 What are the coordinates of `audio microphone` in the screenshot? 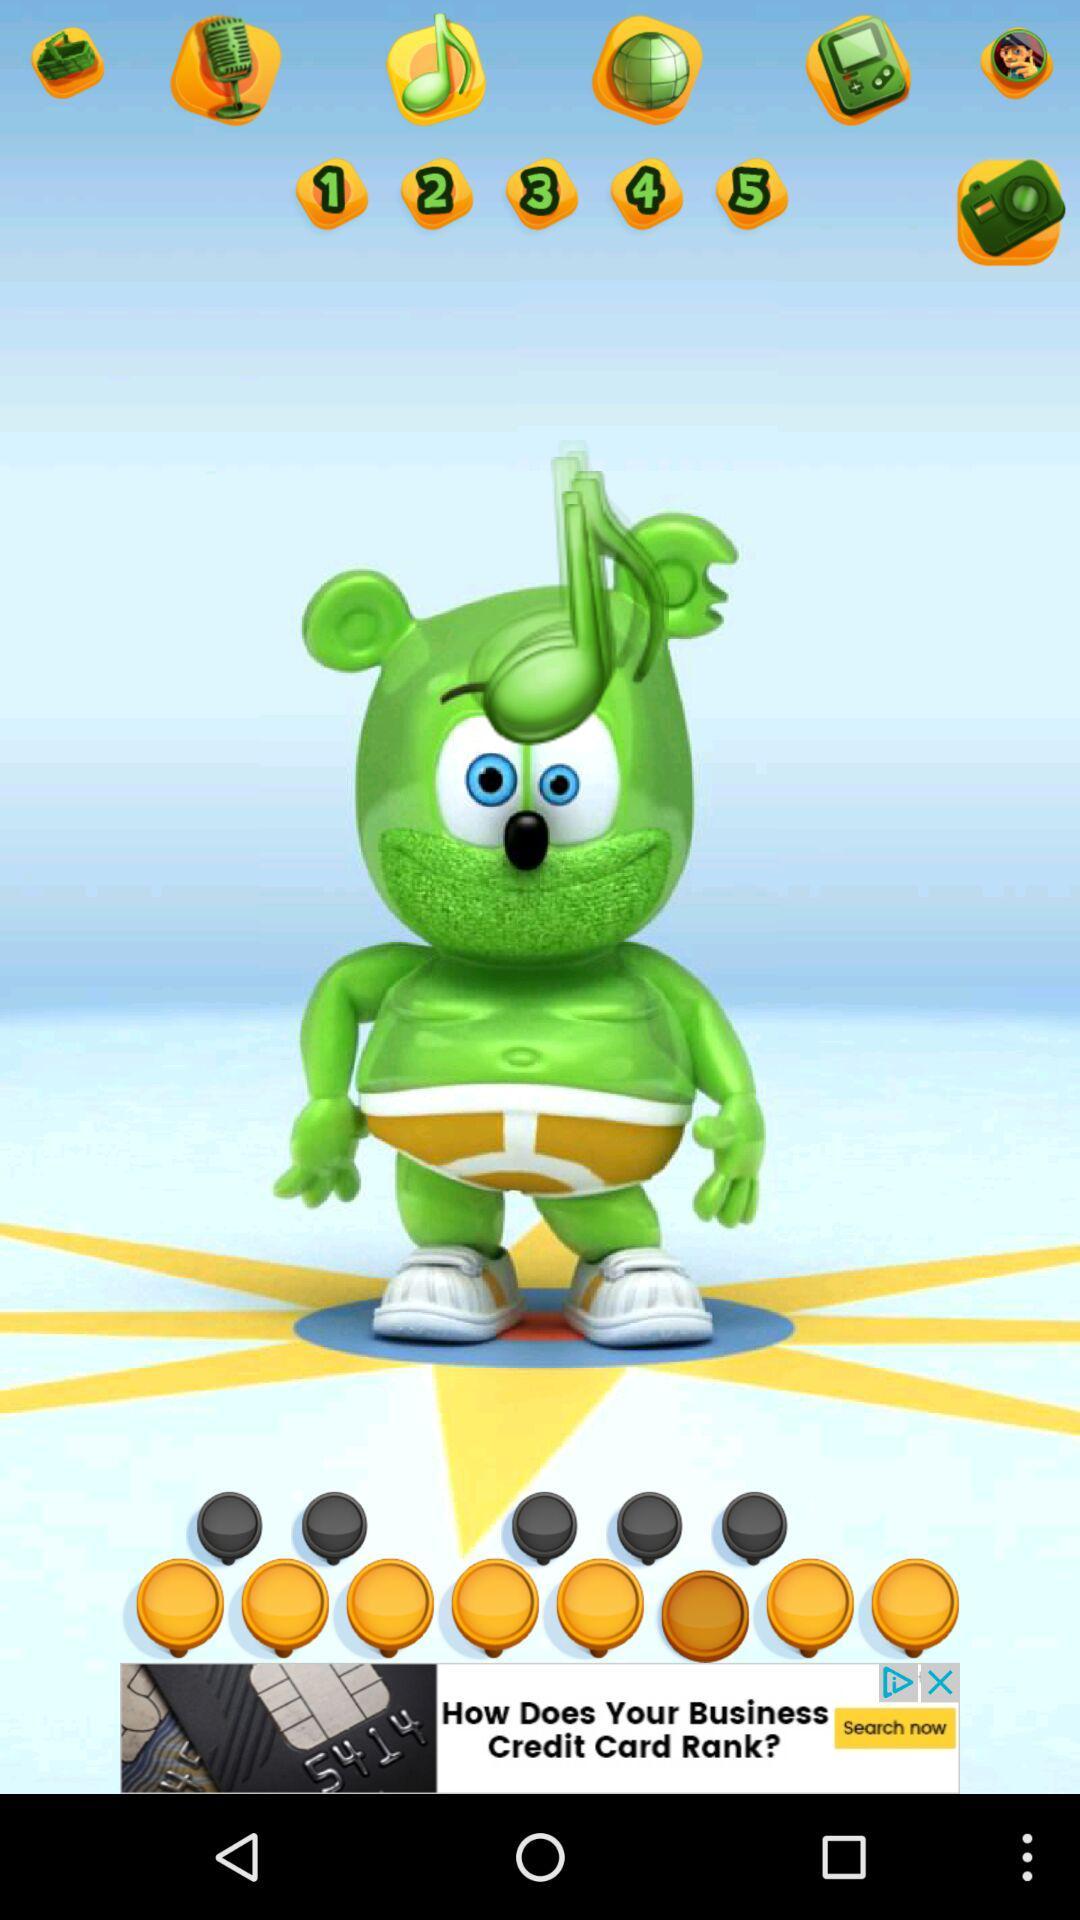 It's located at (223, 72).